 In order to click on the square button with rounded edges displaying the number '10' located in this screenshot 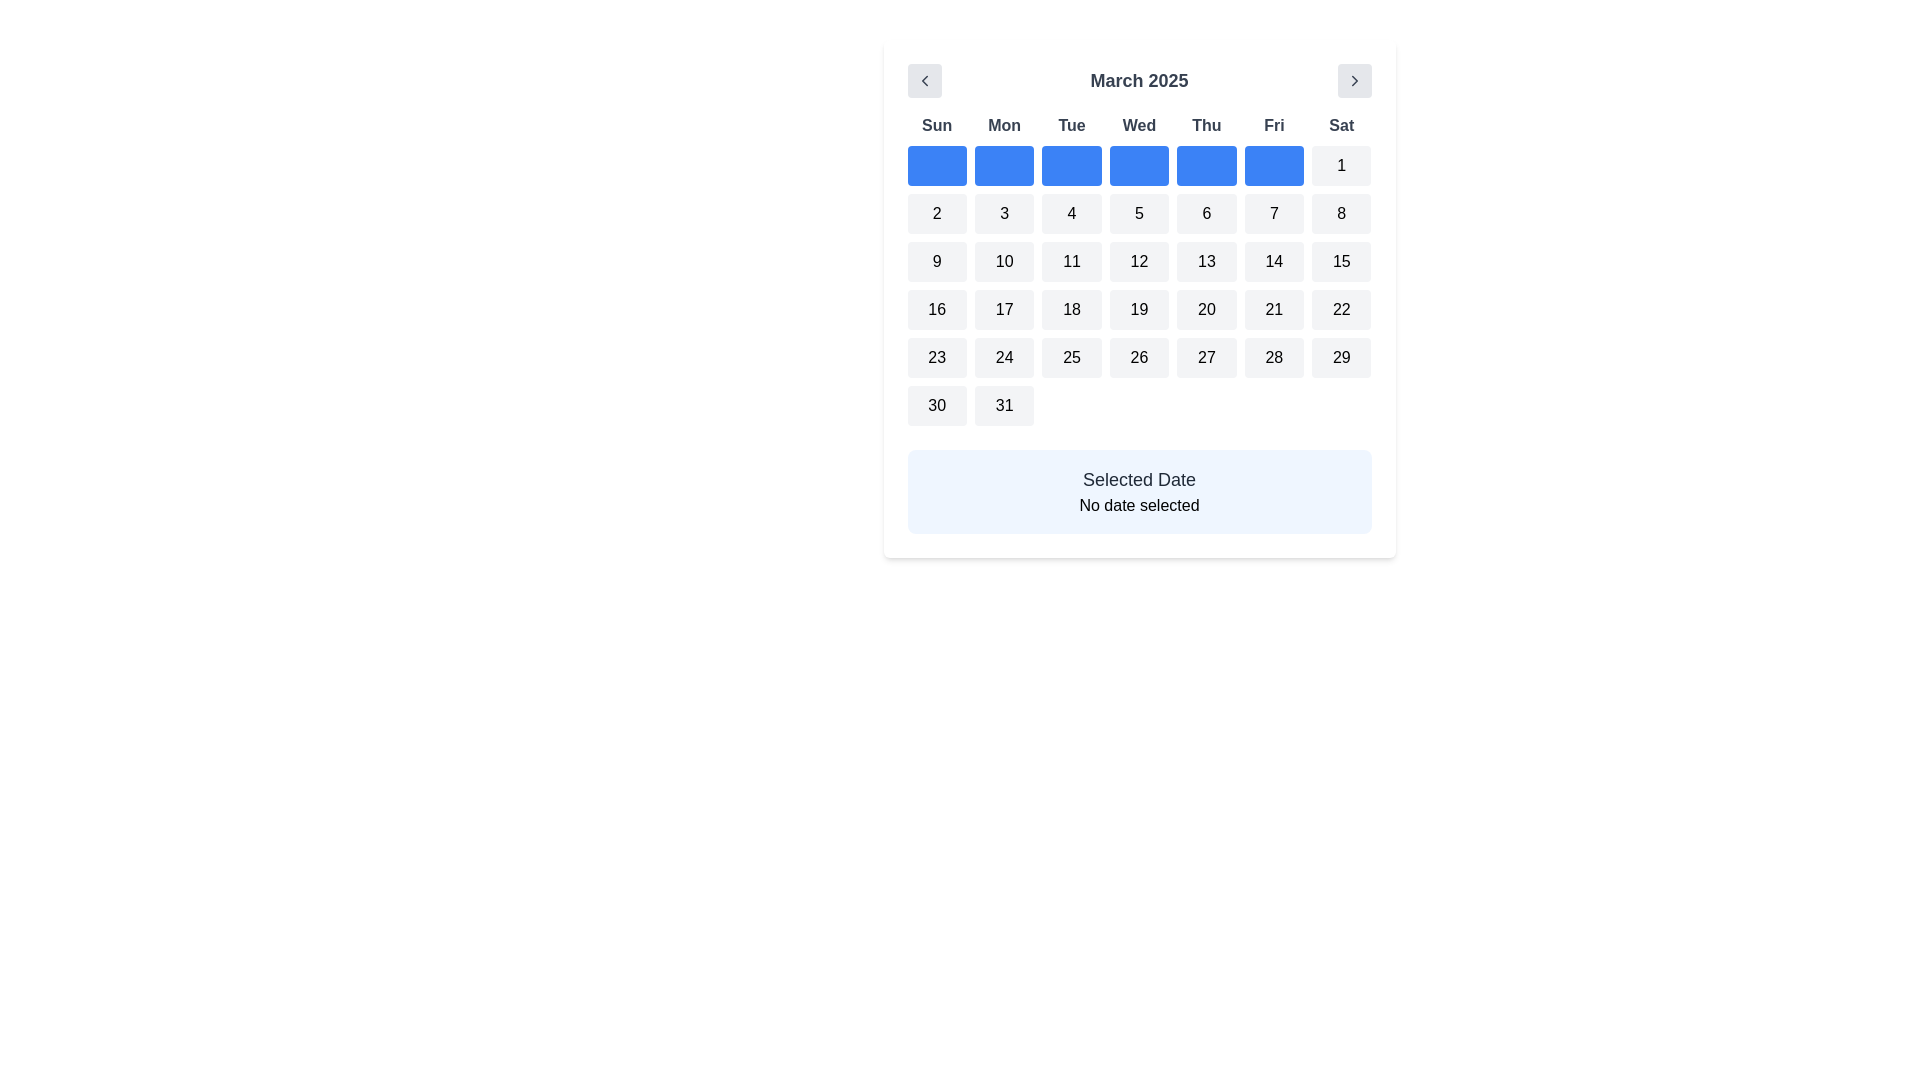, I will do `click(1003, 261)`.